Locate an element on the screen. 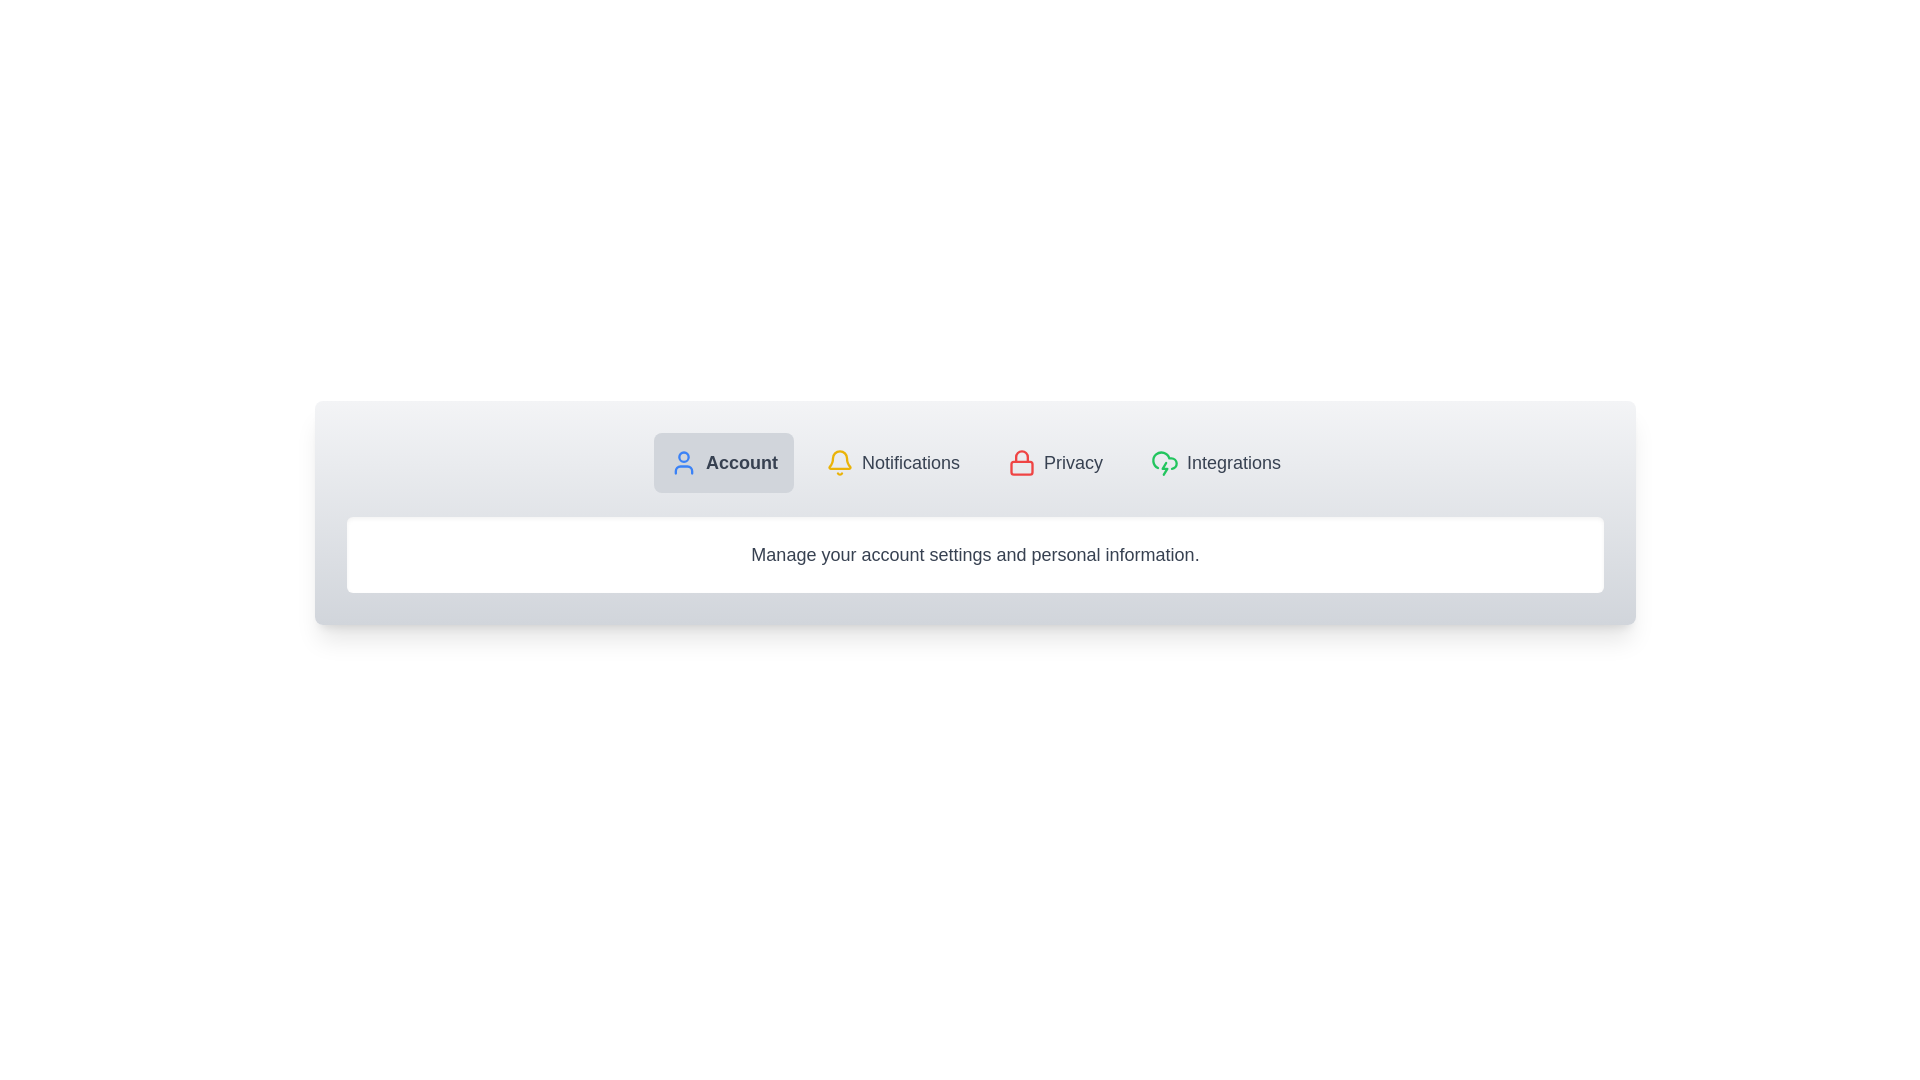 The image size is (1920, 1080). the fourth navigation button in the horizontal navigation bar, located to the right of the 'Privacy' button is located at coordinates (1214, 462).